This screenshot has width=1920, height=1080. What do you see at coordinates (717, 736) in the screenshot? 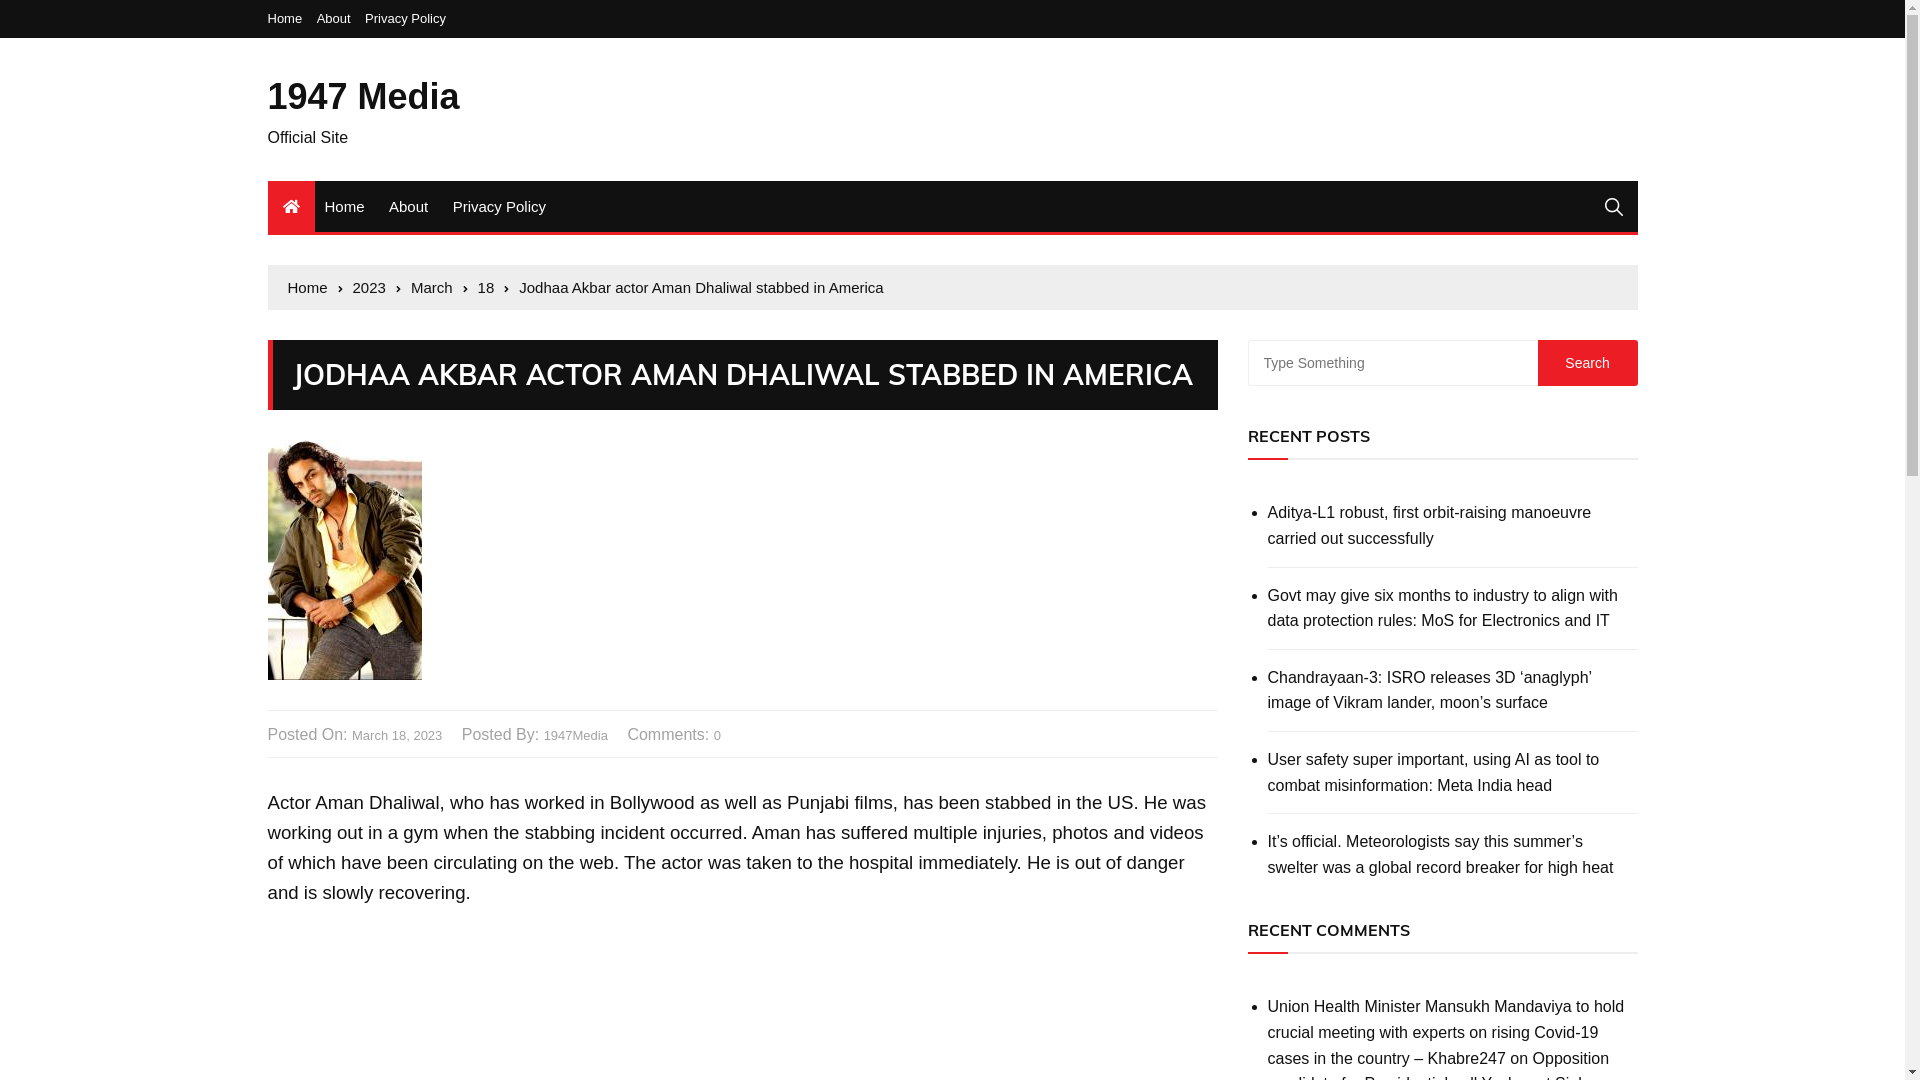
I see `'0'` at bounding box center [717, 736].